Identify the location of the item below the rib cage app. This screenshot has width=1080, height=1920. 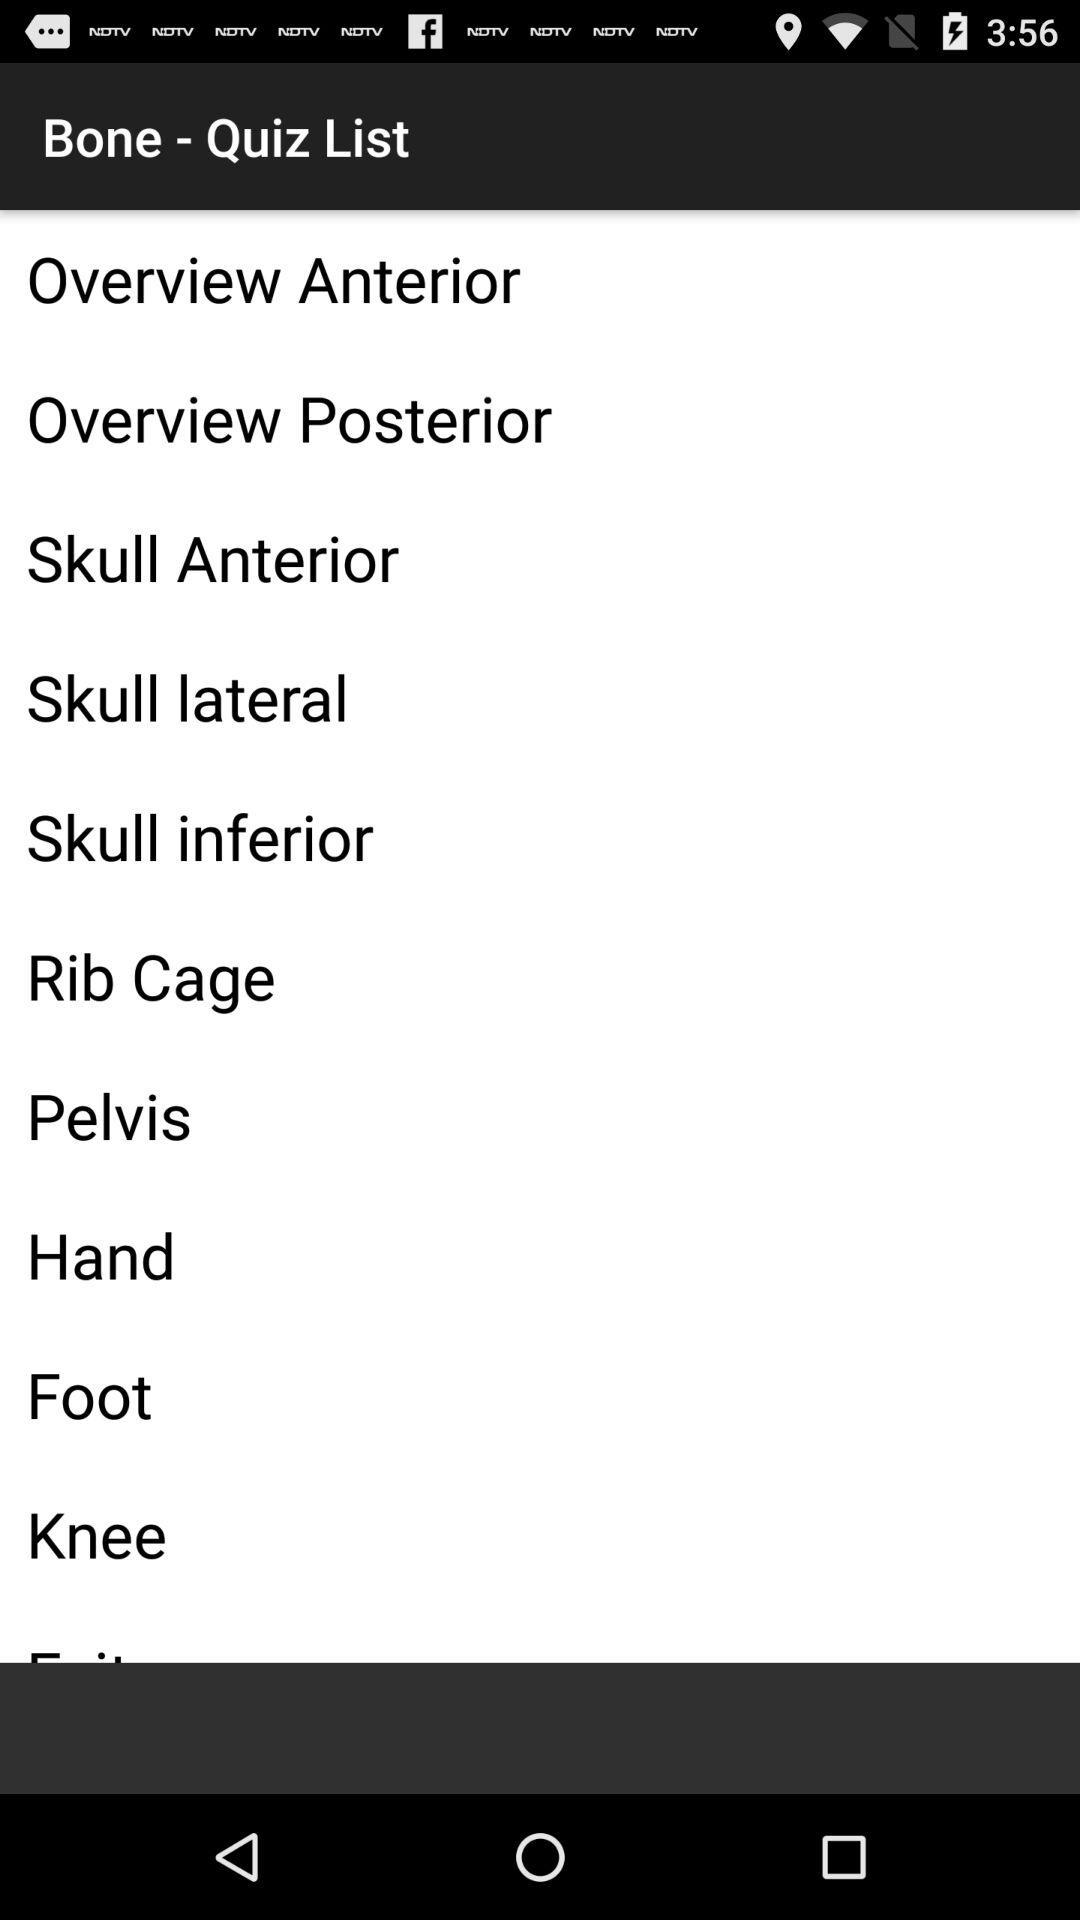
(540, 1114).